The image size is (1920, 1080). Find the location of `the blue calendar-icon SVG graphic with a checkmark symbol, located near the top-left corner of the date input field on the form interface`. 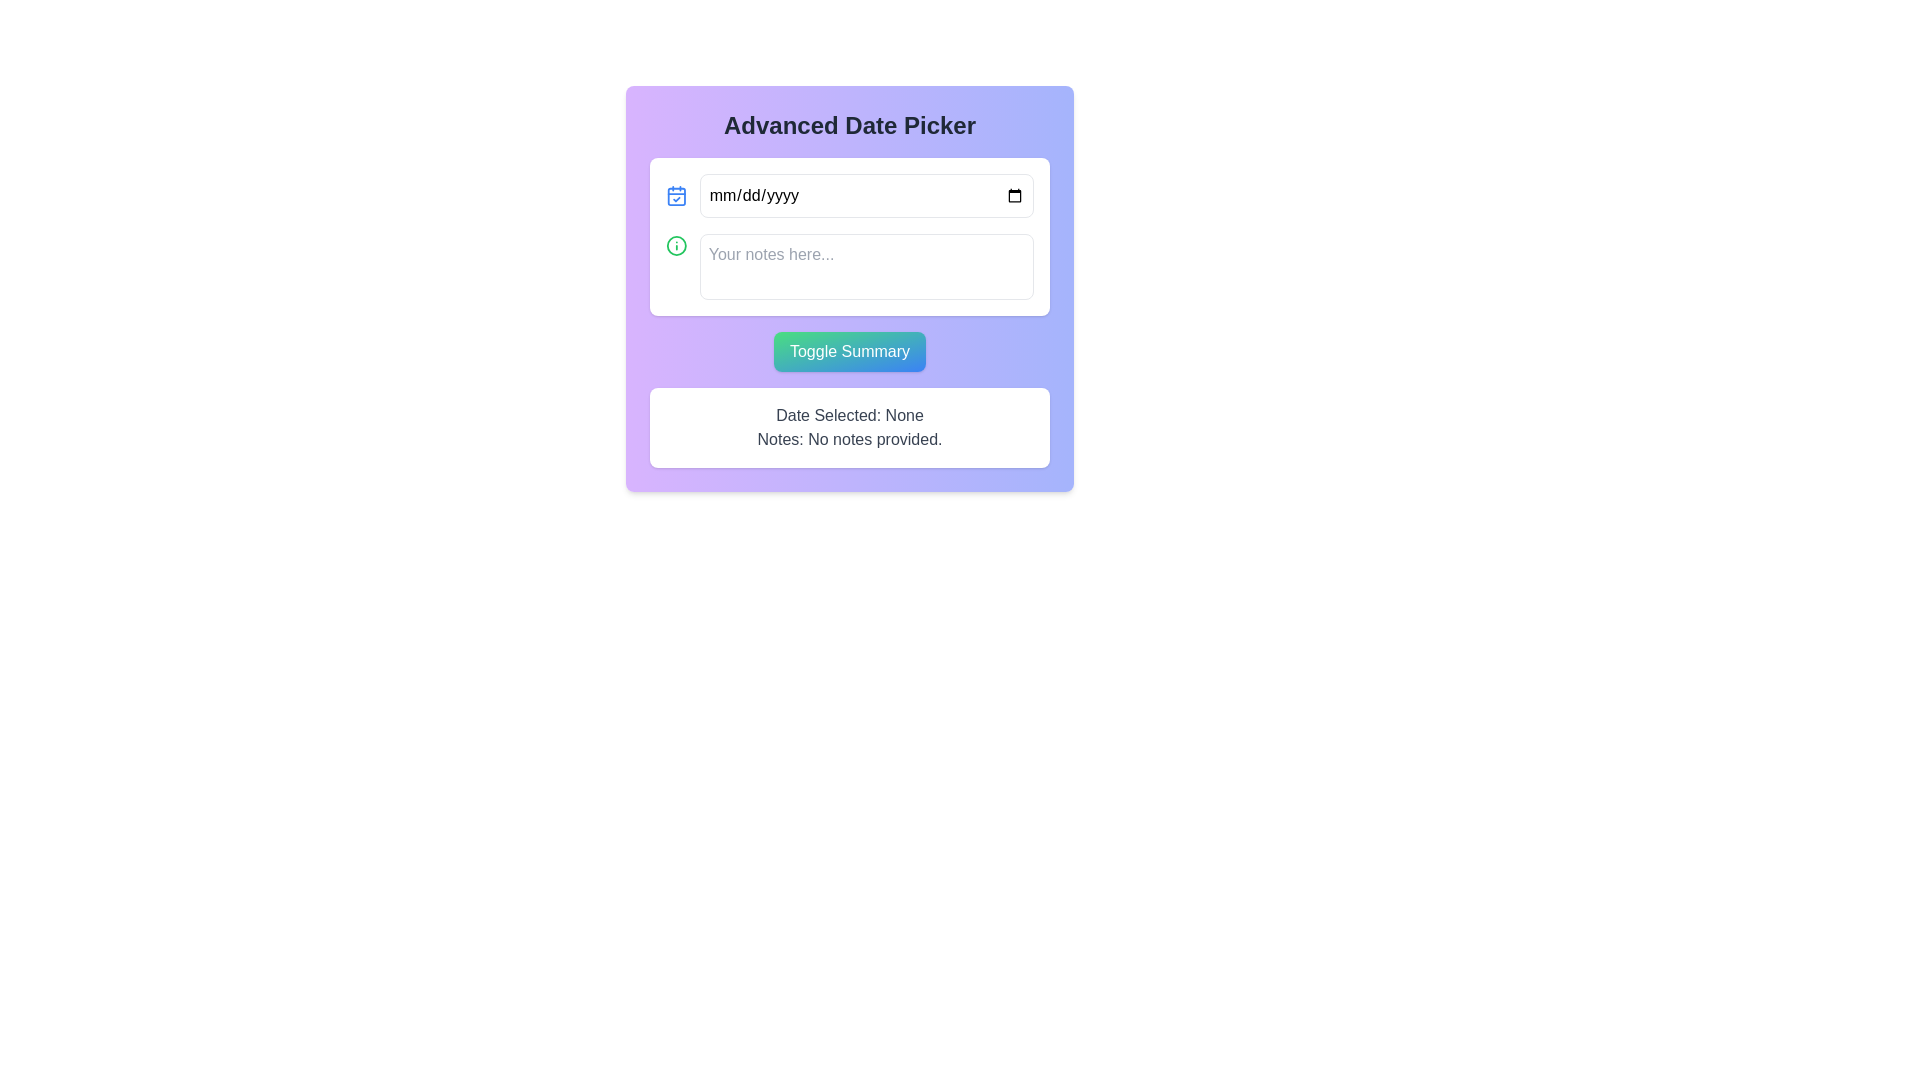

the blue calendar-icon SVG graphic with a checkmark symbol, located near the top-left corner of the date input field on the form interface is located at coordinates (676, 196).